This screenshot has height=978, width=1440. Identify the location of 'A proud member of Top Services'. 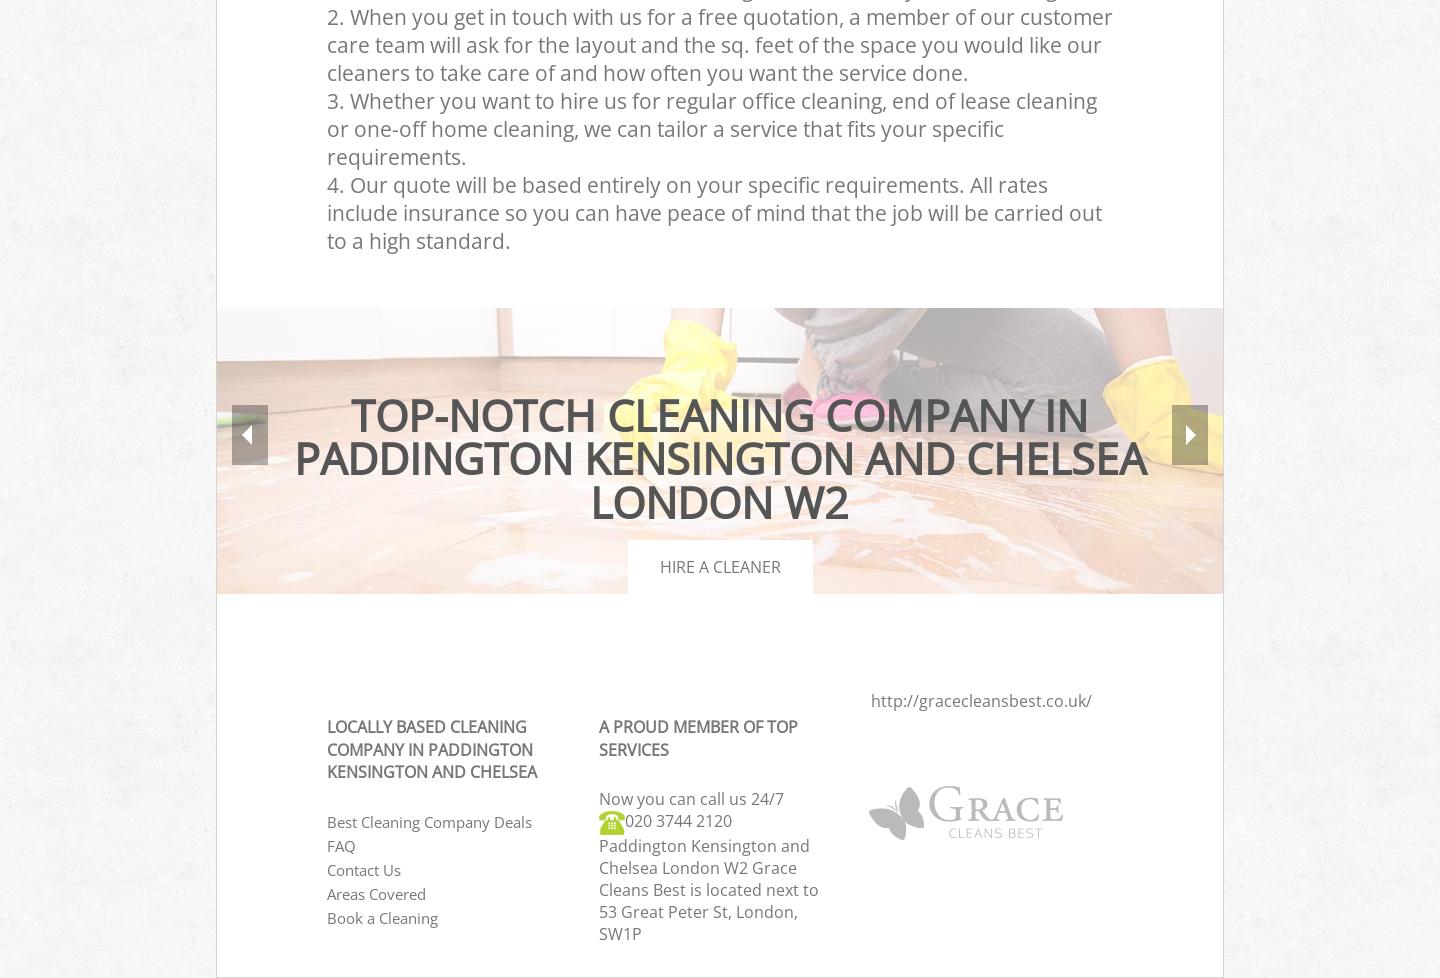
(697, 736).